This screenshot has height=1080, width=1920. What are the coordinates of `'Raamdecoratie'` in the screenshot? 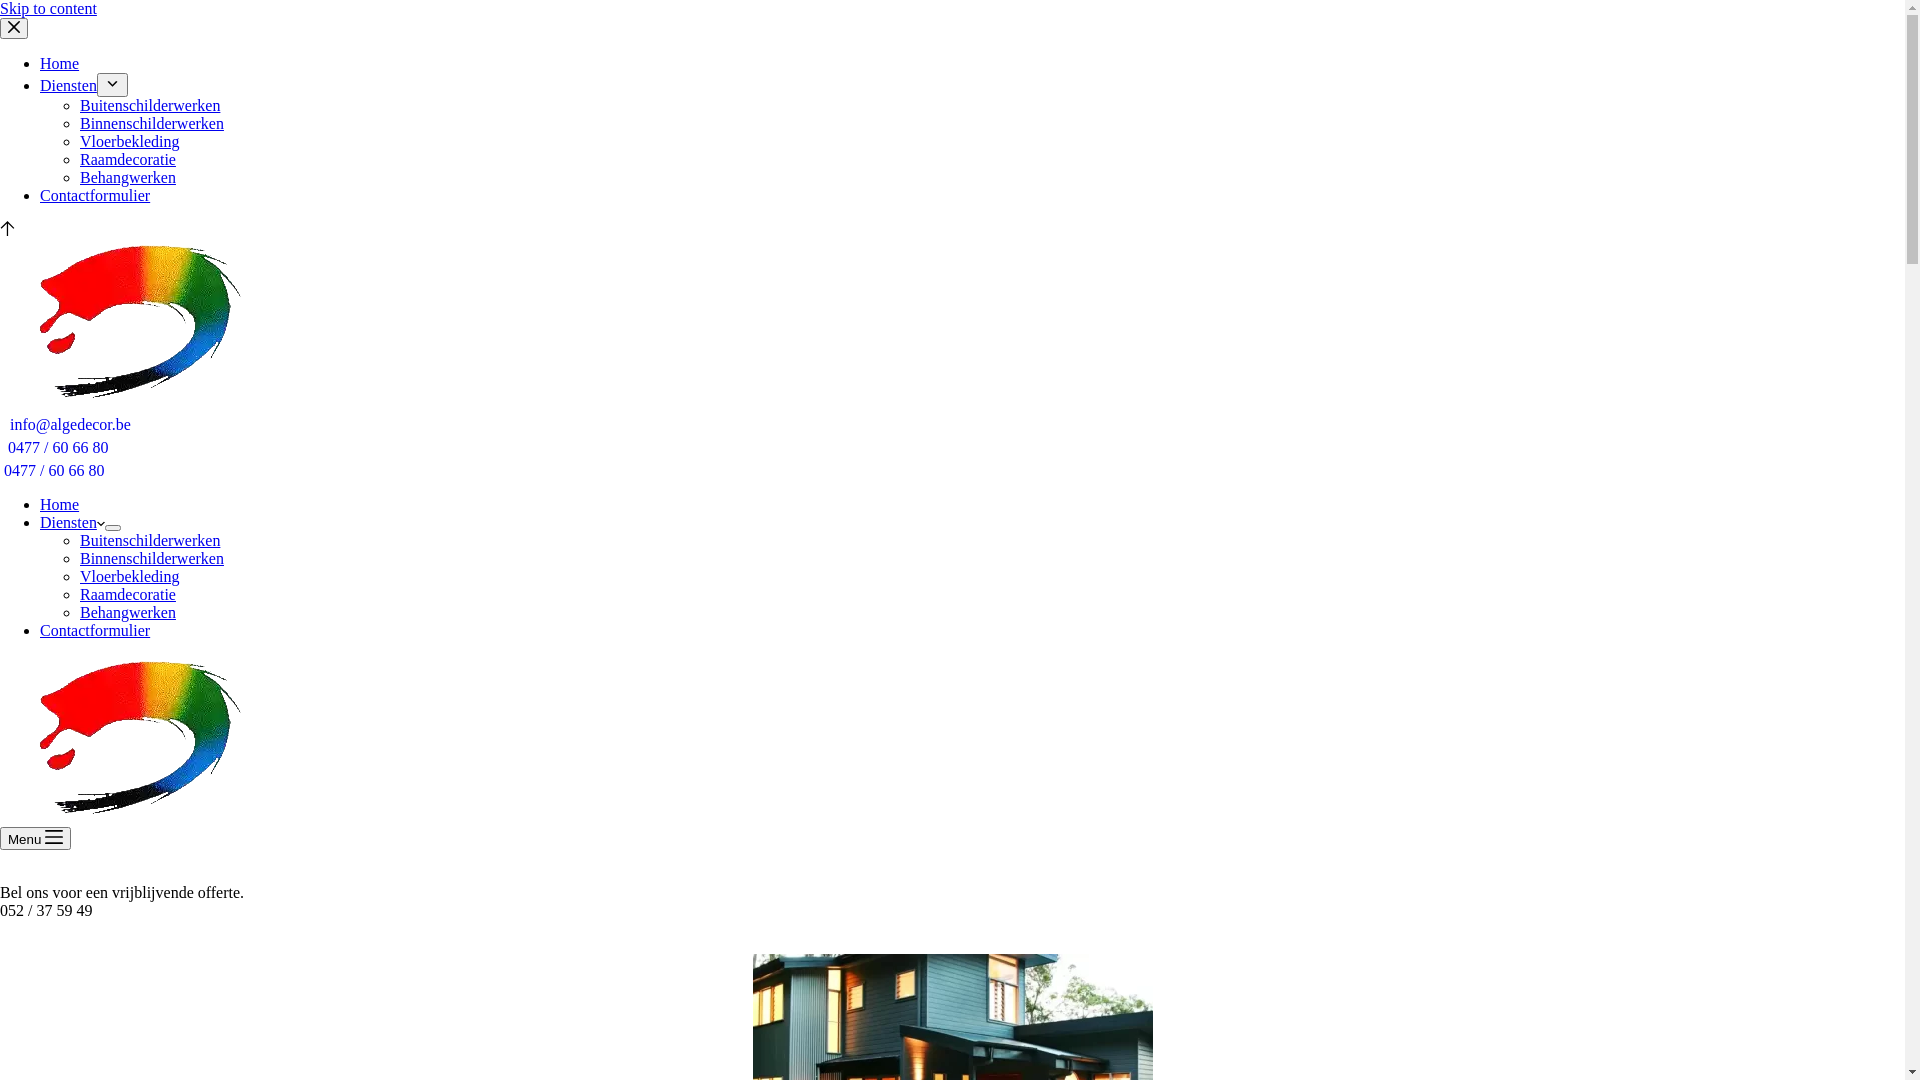 It's located at (127, 158).